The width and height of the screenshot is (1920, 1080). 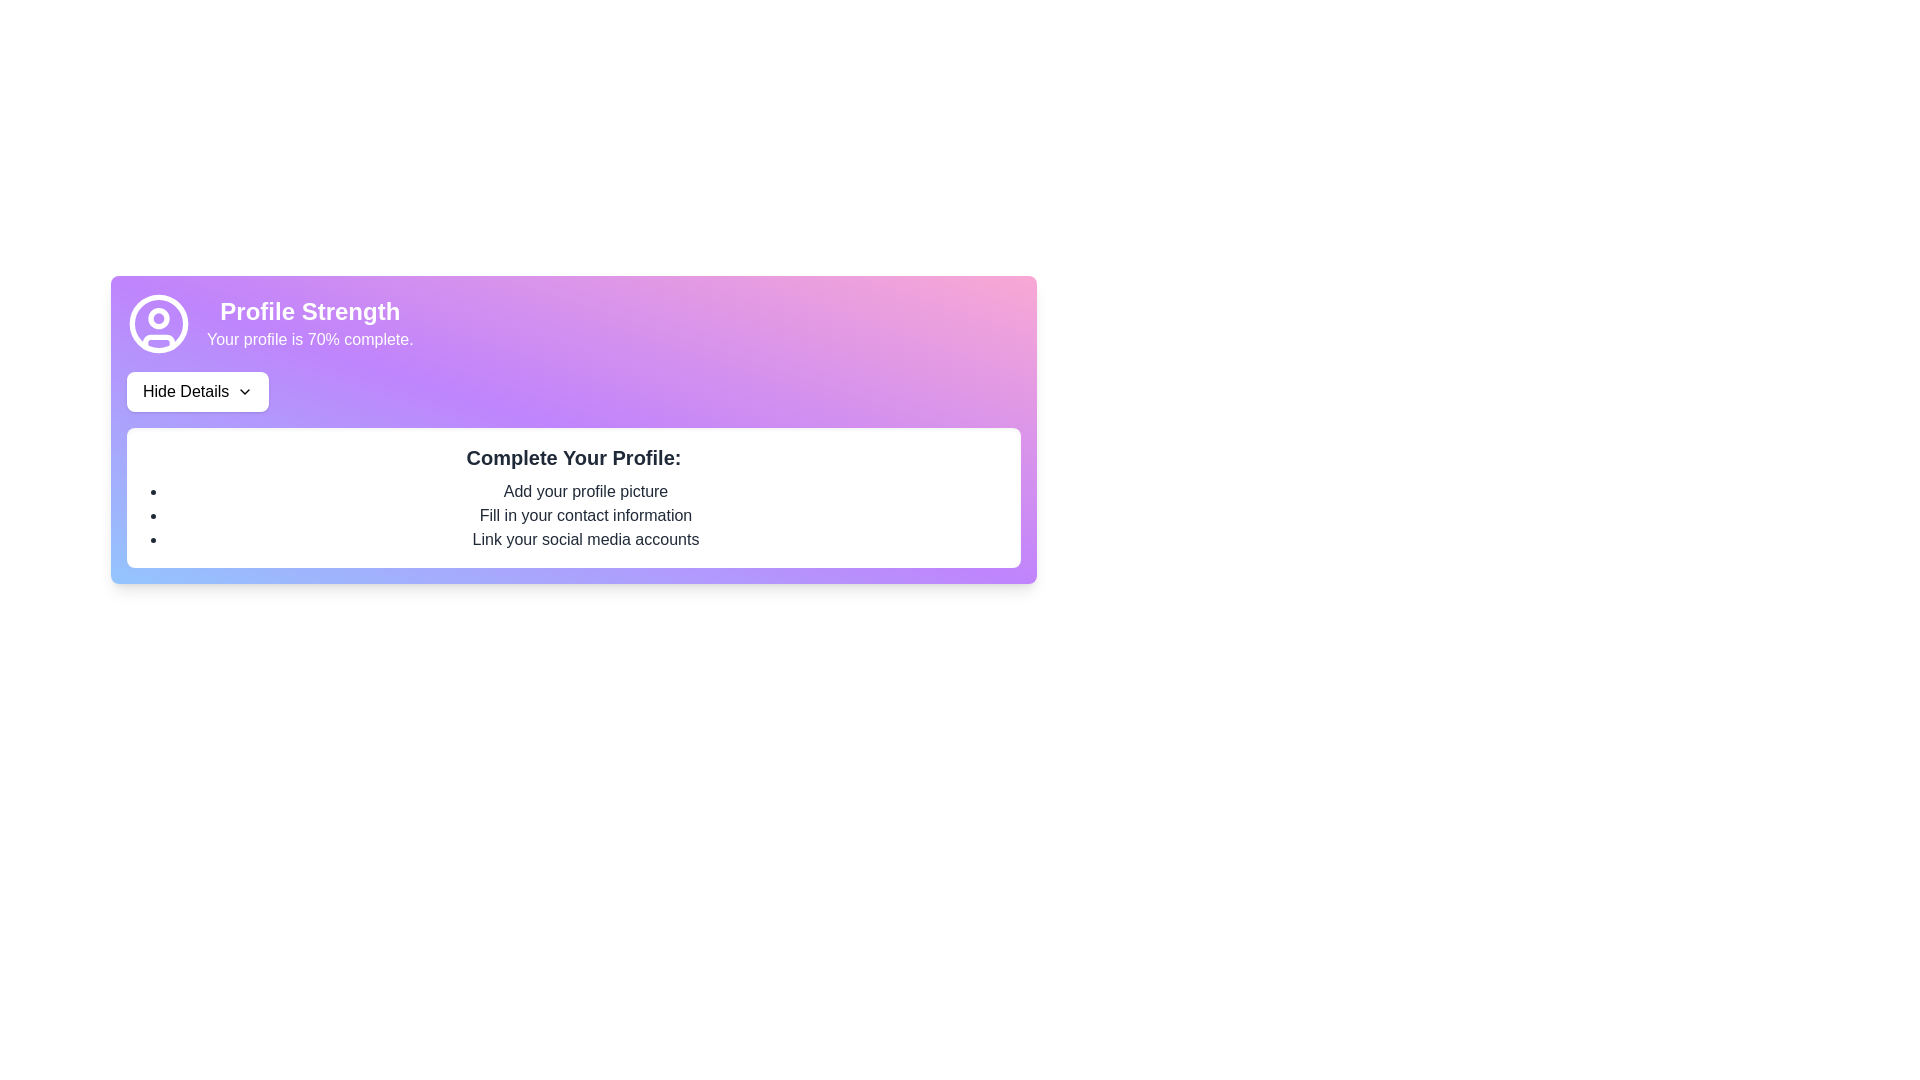 I want to click on the textual instruction for linking social media accounts, which is the third item in the bulleted checklist under 'Complete Your Profile:', so click(x=584, y=540).